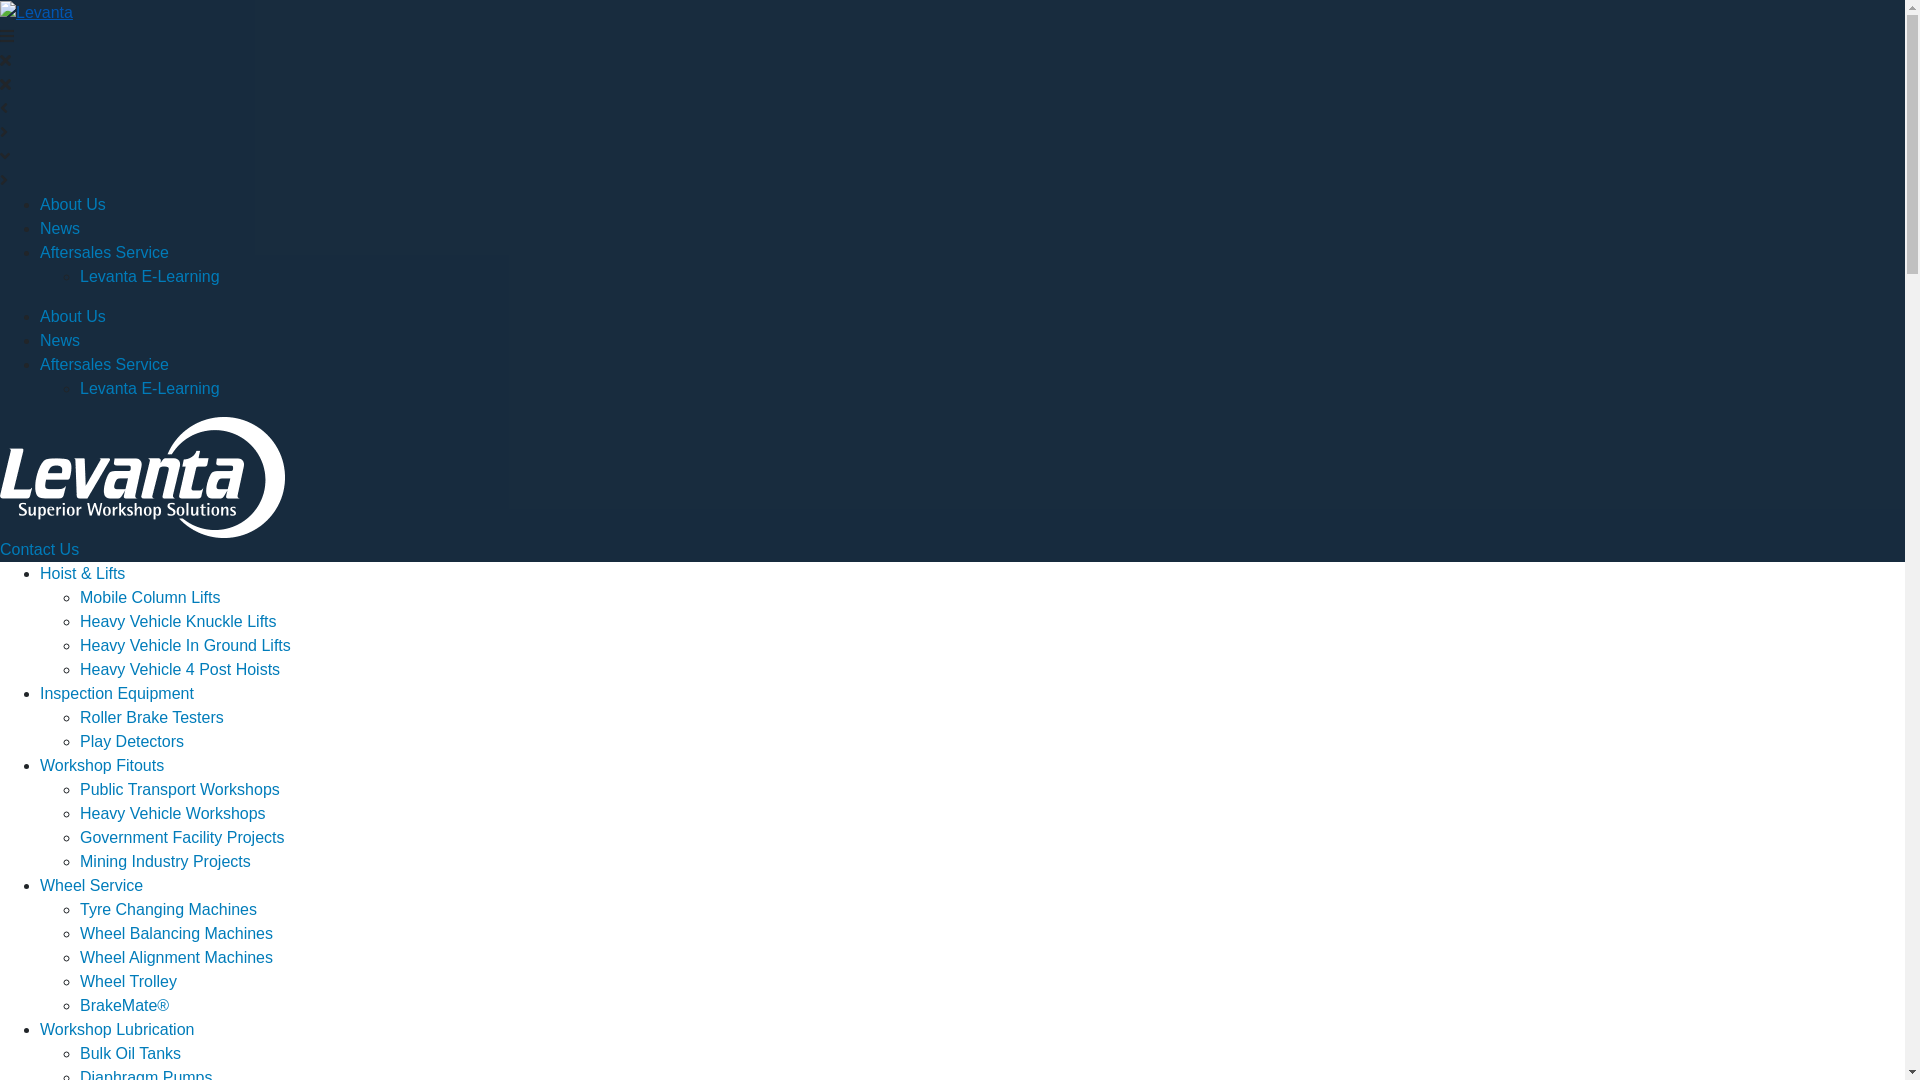  I want to click on 'Wheel Service', so click(90, 884).